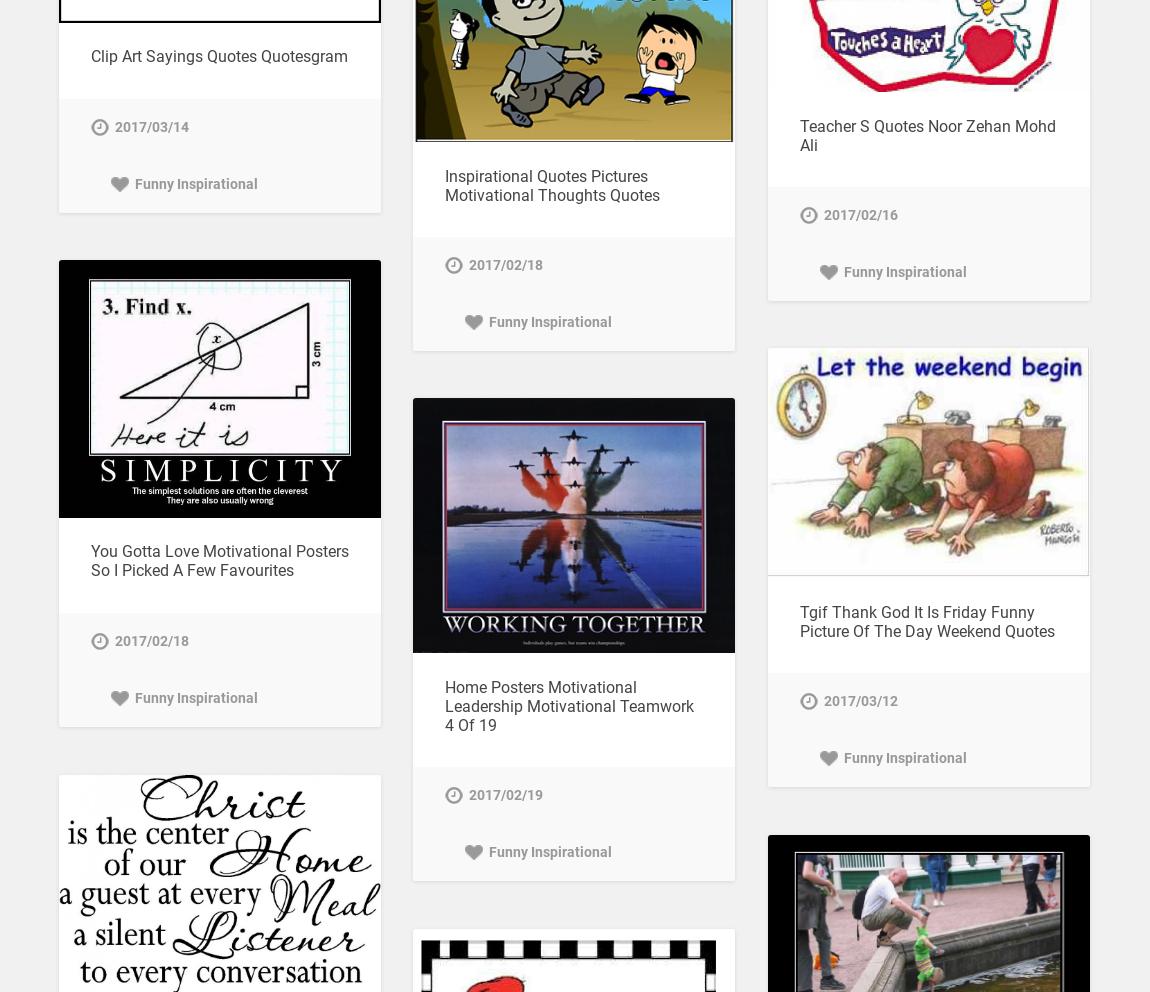 The image size is (1150, 992). What do you see at coordinates (568, 705) in the screenshot?
I see `'Home Posters Motivational Leadership Motivational Teamwork 4 Of 19'` at bounding box center [568, 705].